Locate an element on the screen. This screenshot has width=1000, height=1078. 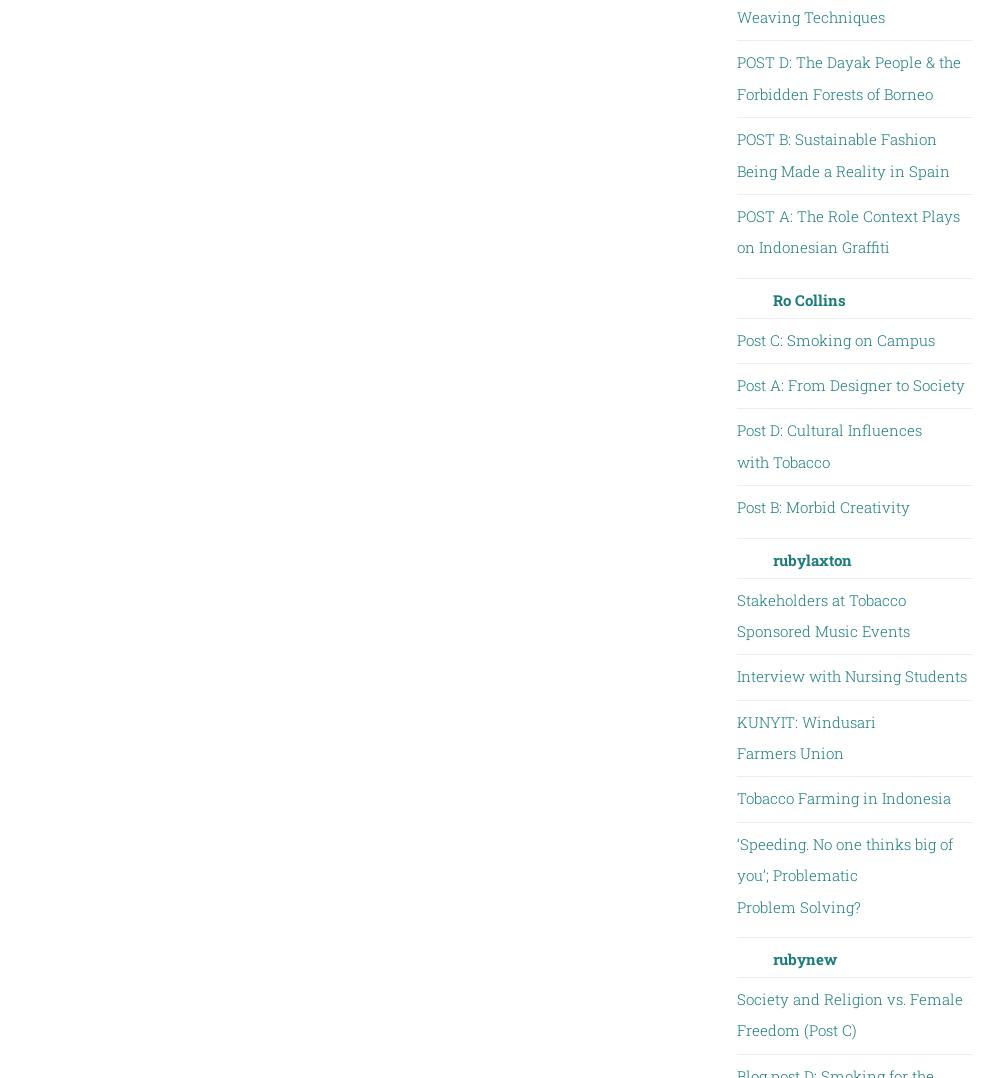
'Post B: Morbid Creativity' is located at coordinates (735, 506).